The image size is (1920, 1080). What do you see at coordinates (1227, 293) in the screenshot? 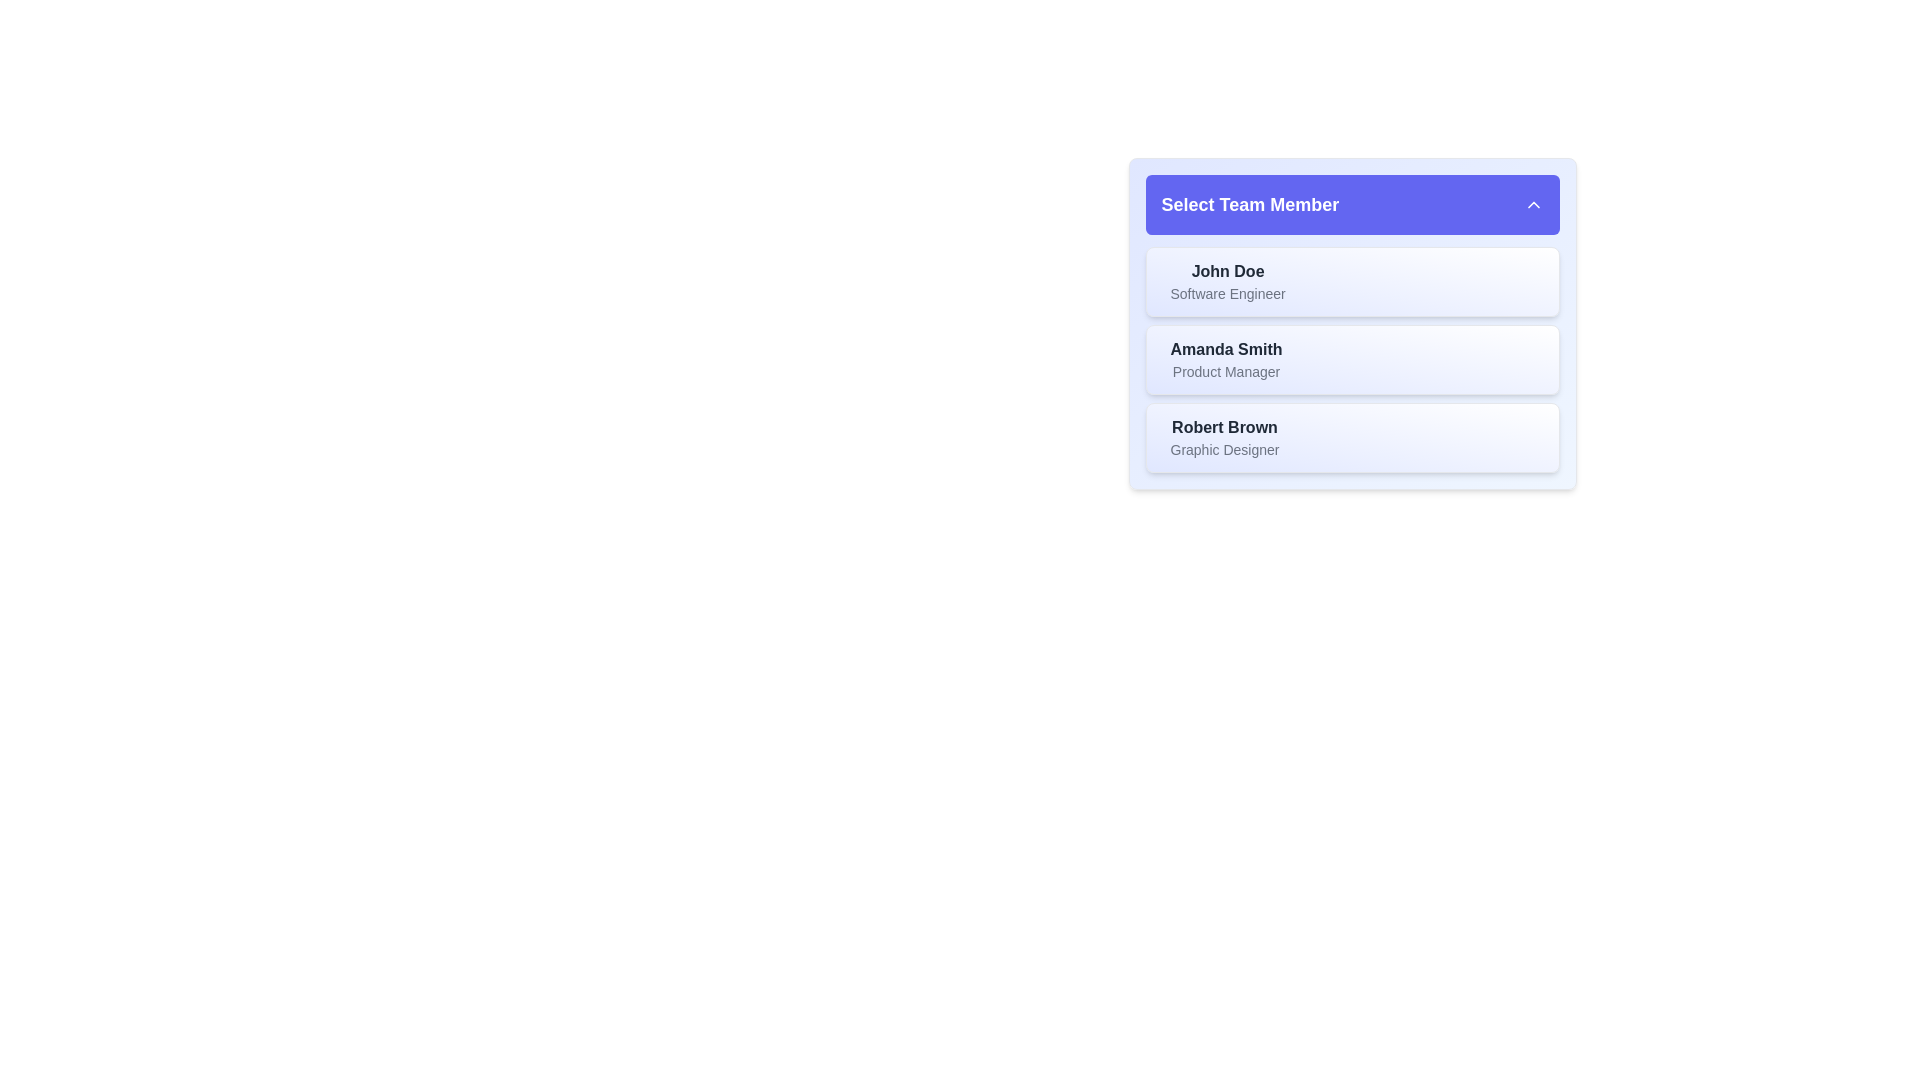
I see `the static text label displaying 'Software Engineer', which is positioned below the bold 'John Doe' text within a dropdown menu` at bounding box center [1227, 293].